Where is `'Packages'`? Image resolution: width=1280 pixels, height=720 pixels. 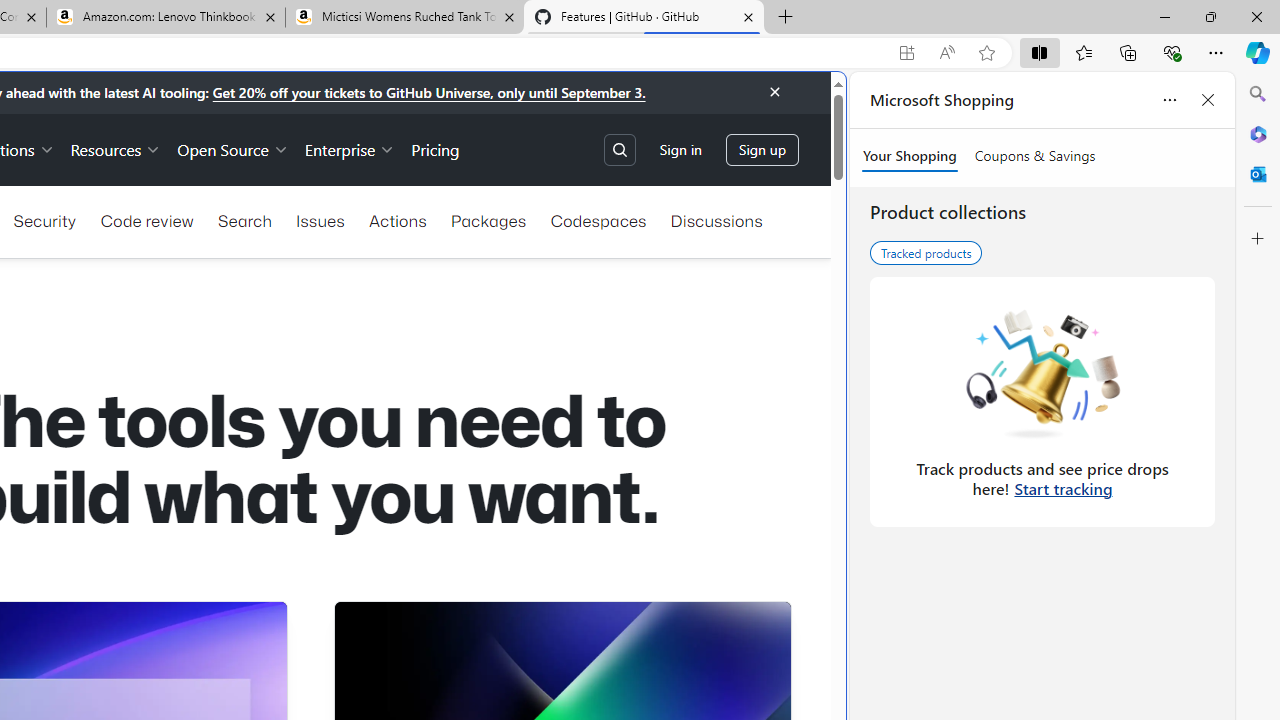
'Packages' is located at coordinates (488, 221).